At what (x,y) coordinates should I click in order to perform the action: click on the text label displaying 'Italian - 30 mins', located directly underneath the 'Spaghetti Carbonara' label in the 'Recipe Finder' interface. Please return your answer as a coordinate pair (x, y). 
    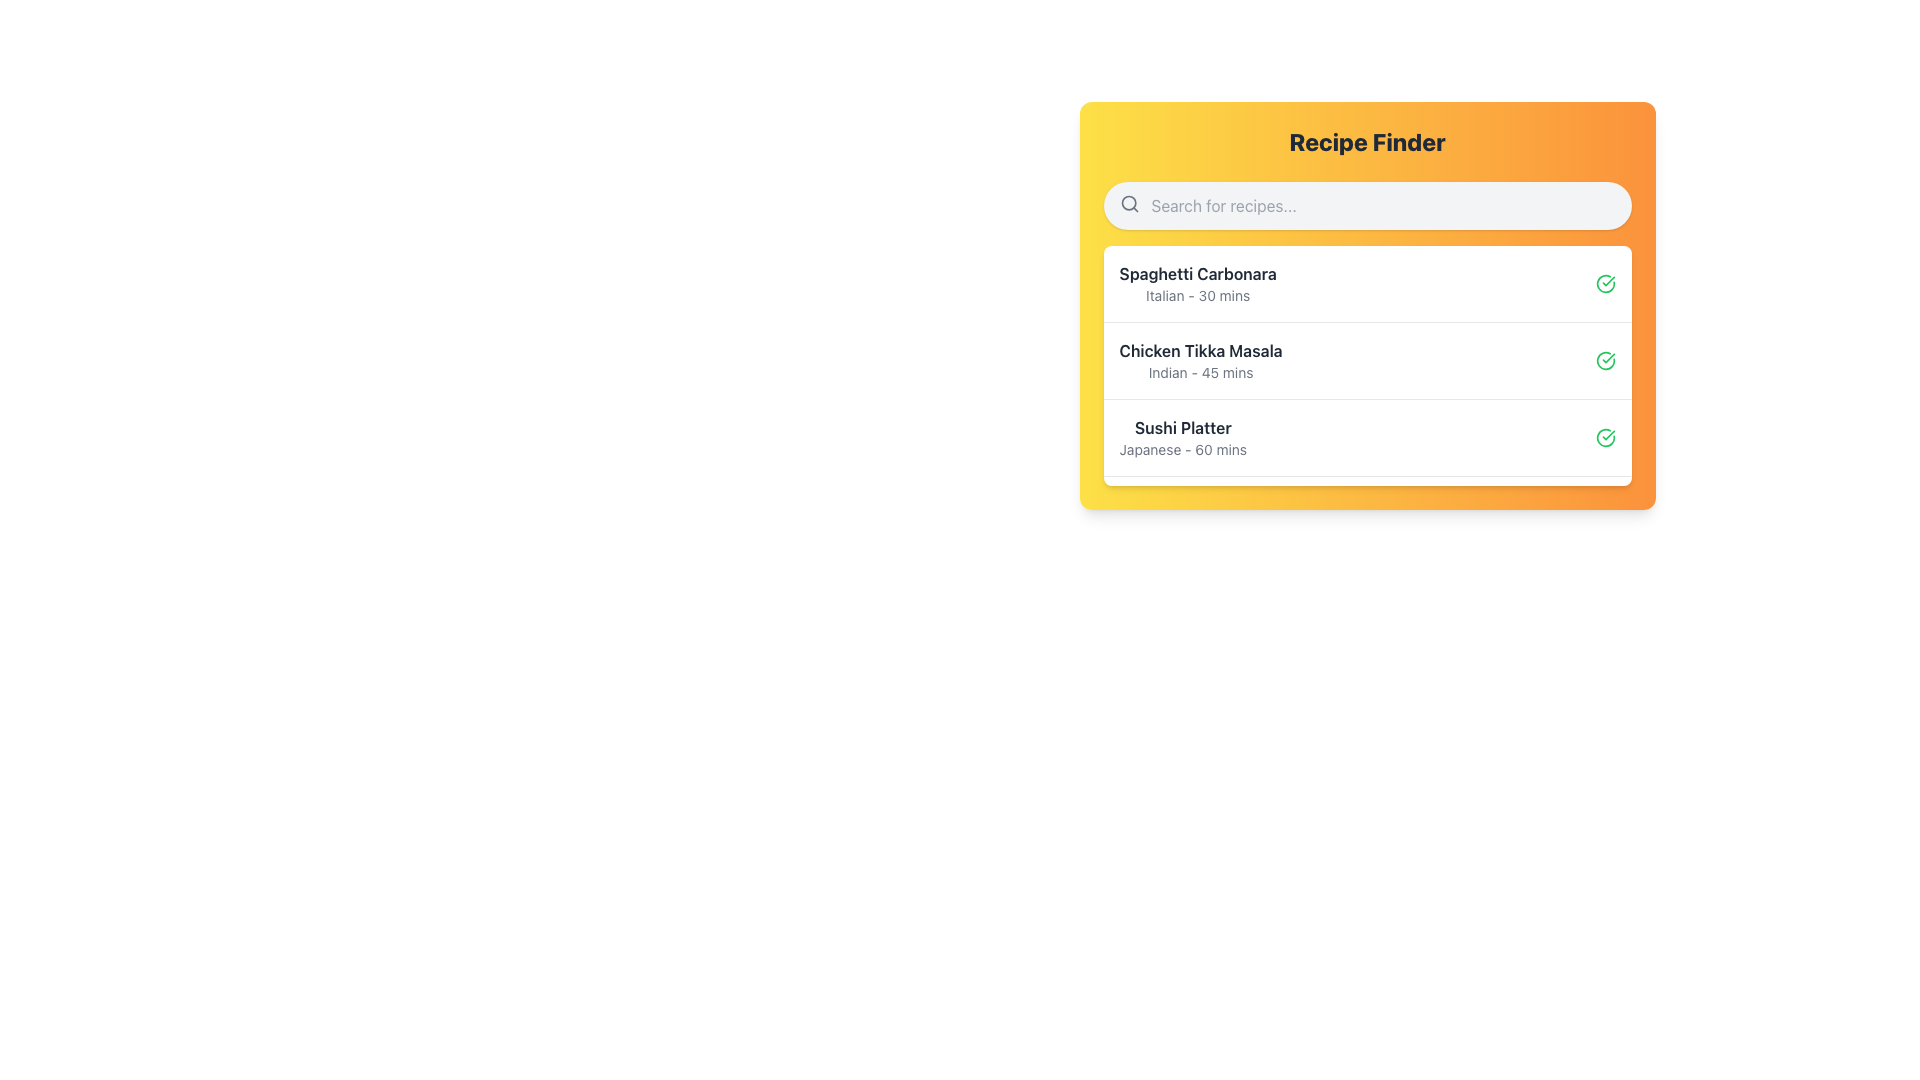
    Looking at the image, I should click on (1198, 296).